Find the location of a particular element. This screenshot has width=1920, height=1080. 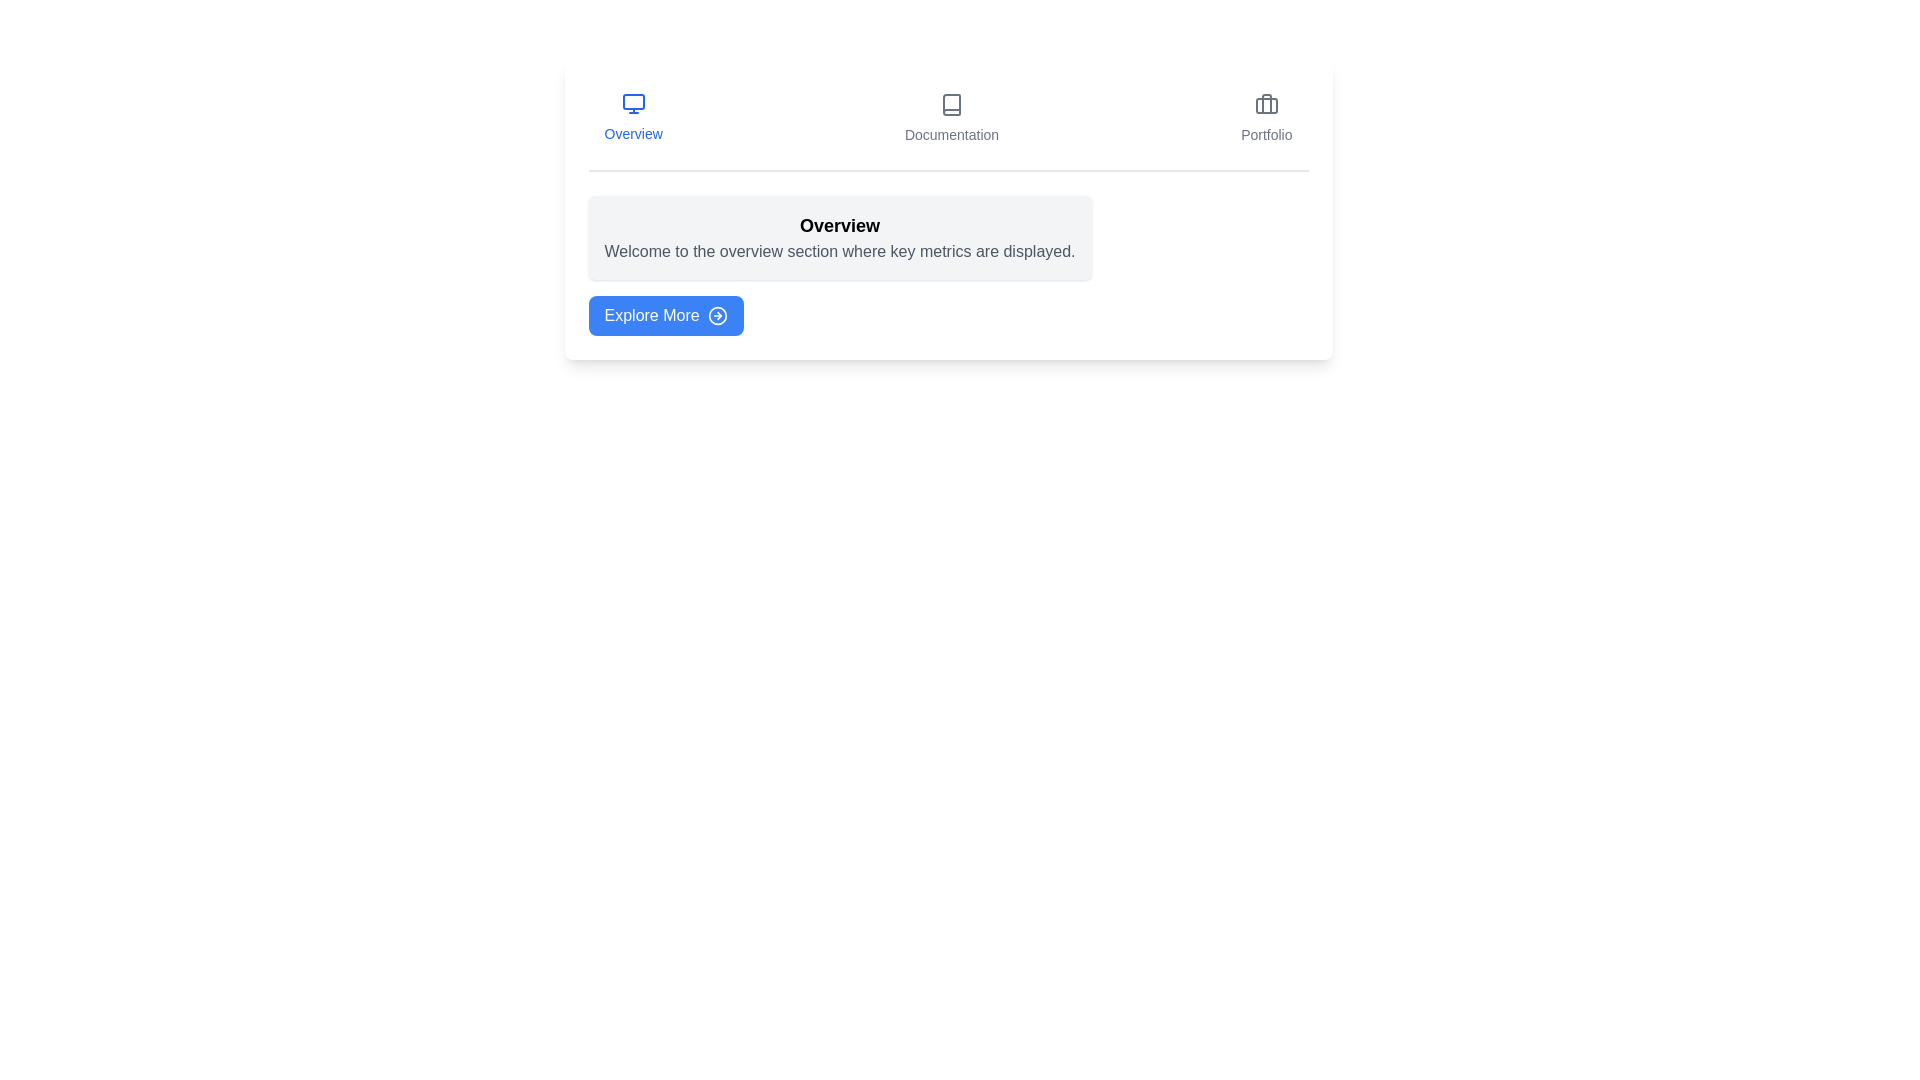

the Portfolio tab to view its content is located at coordinates (1265, 119).